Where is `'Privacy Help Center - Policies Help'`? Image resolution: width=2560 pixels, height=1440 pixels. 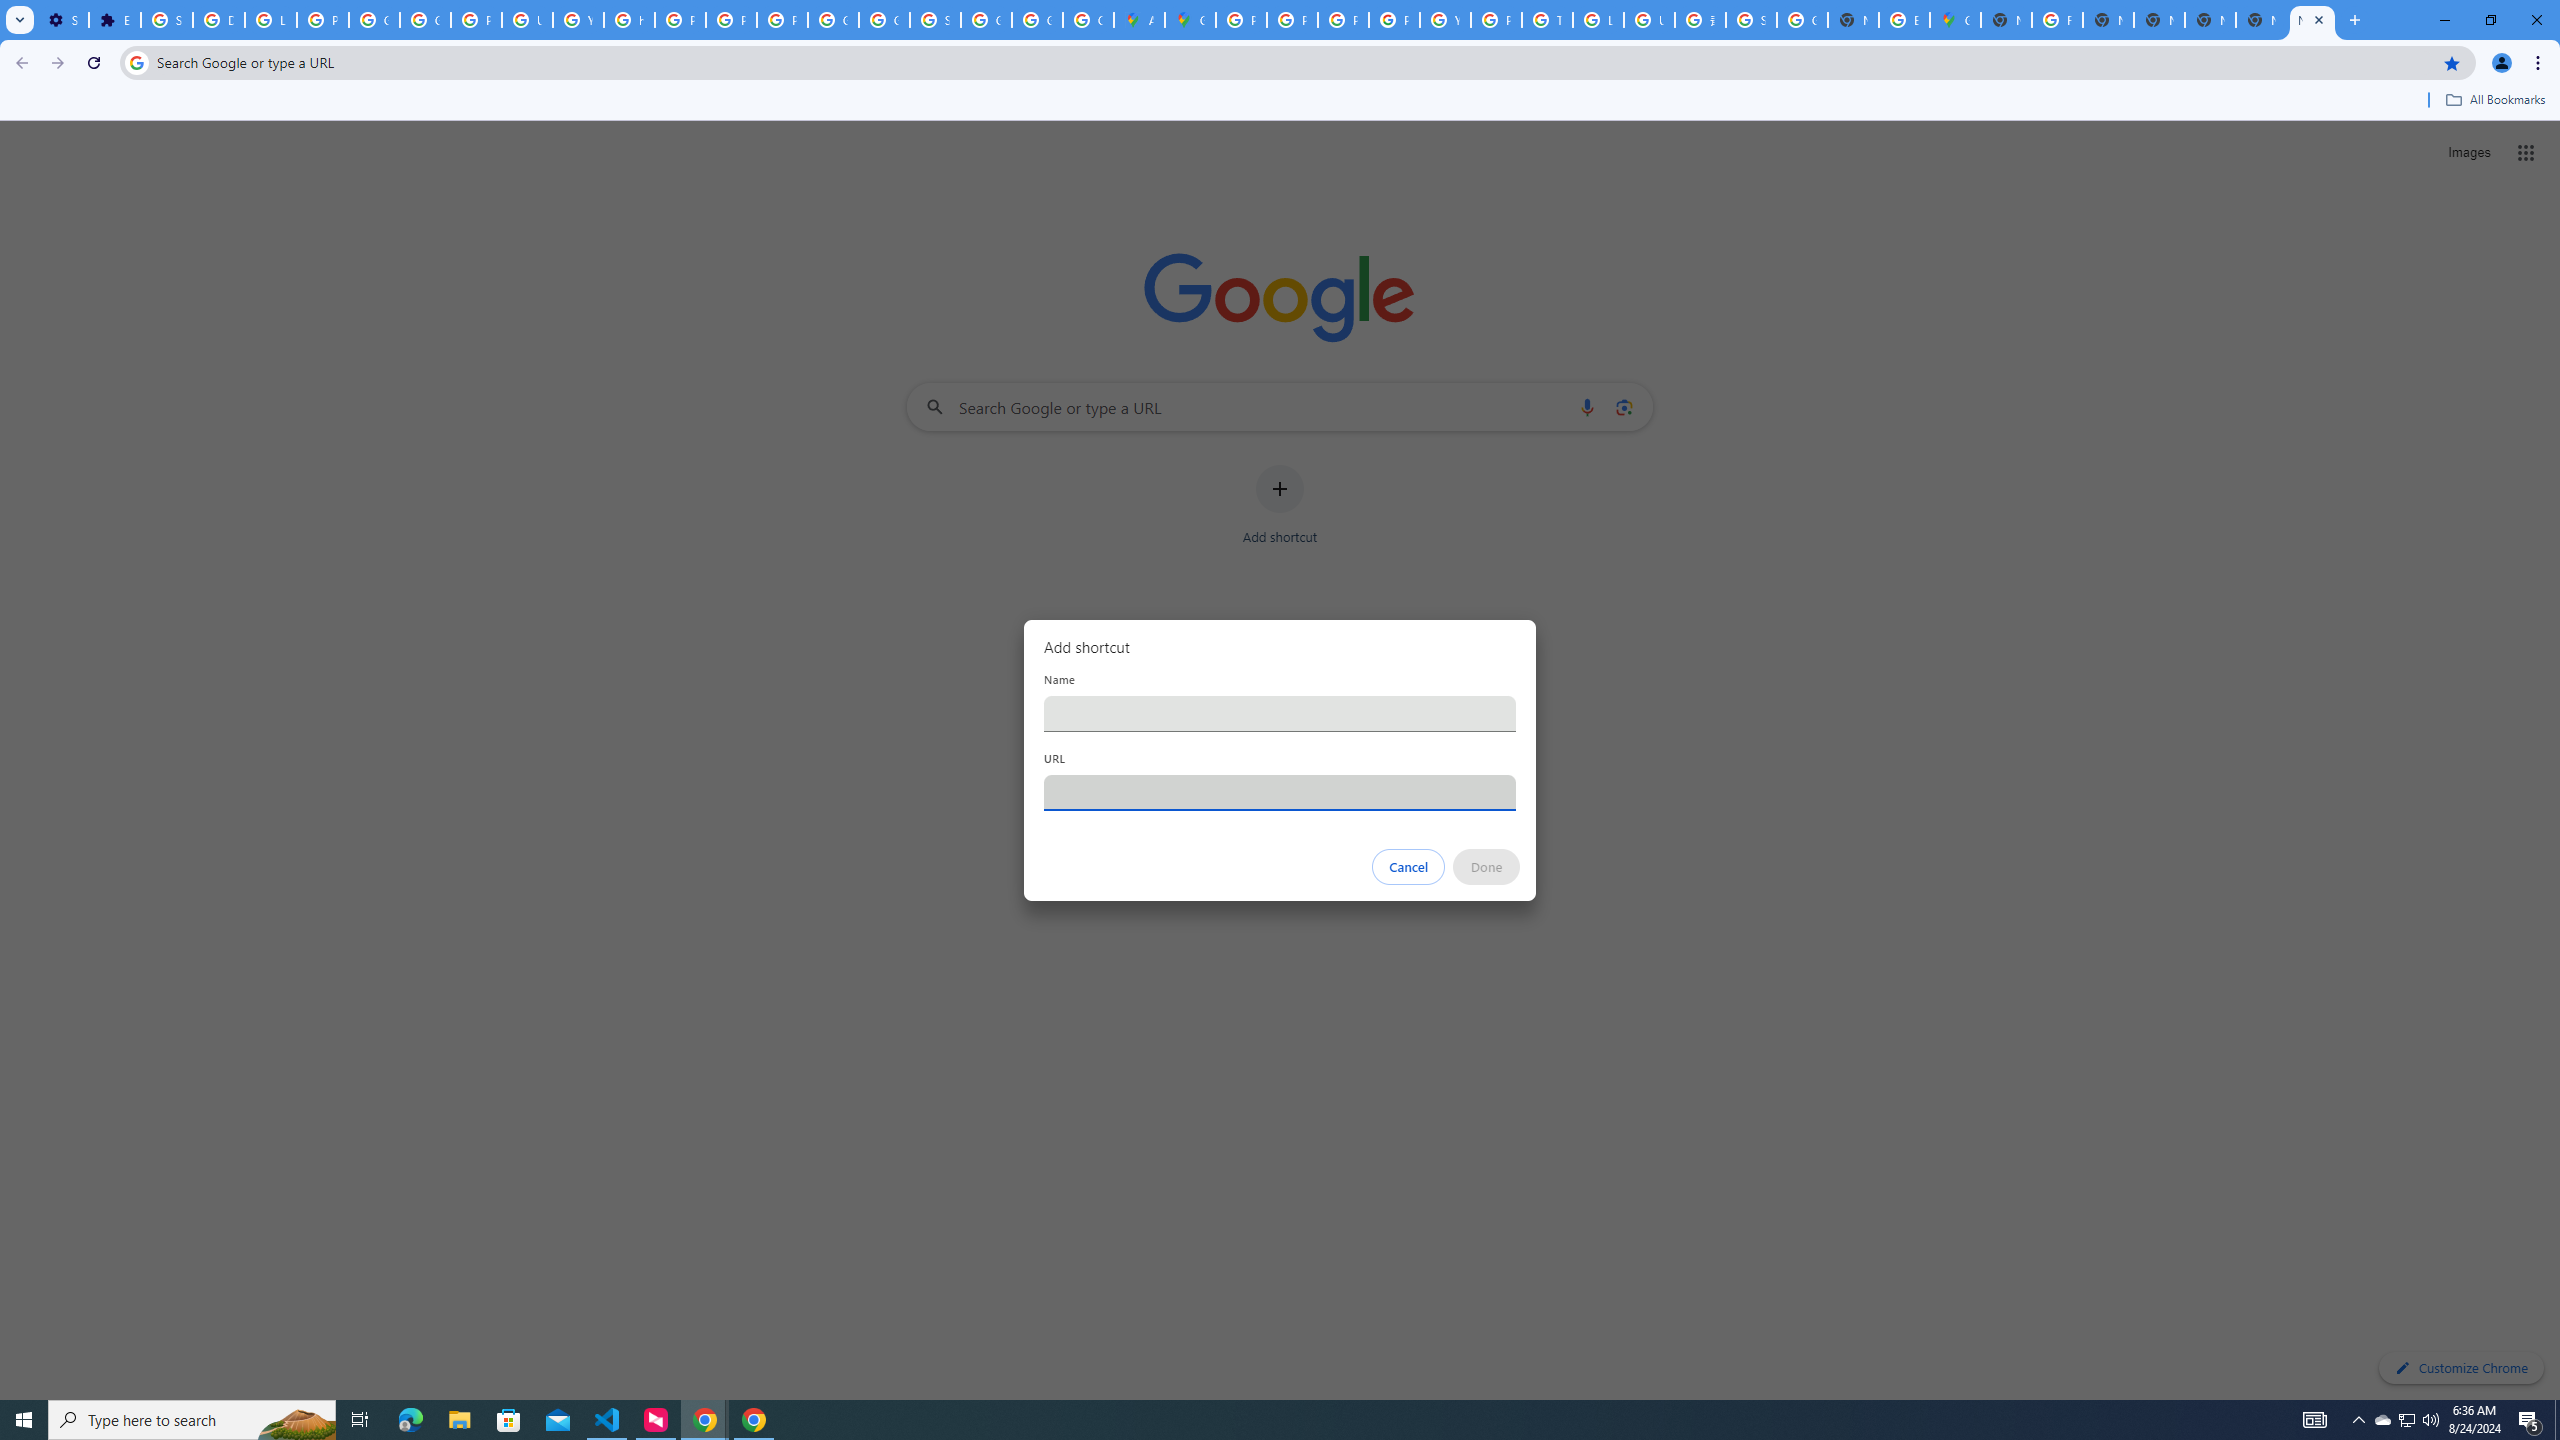 'Privacy Help Center - Policies Help' is located at coordinates (678, 19).